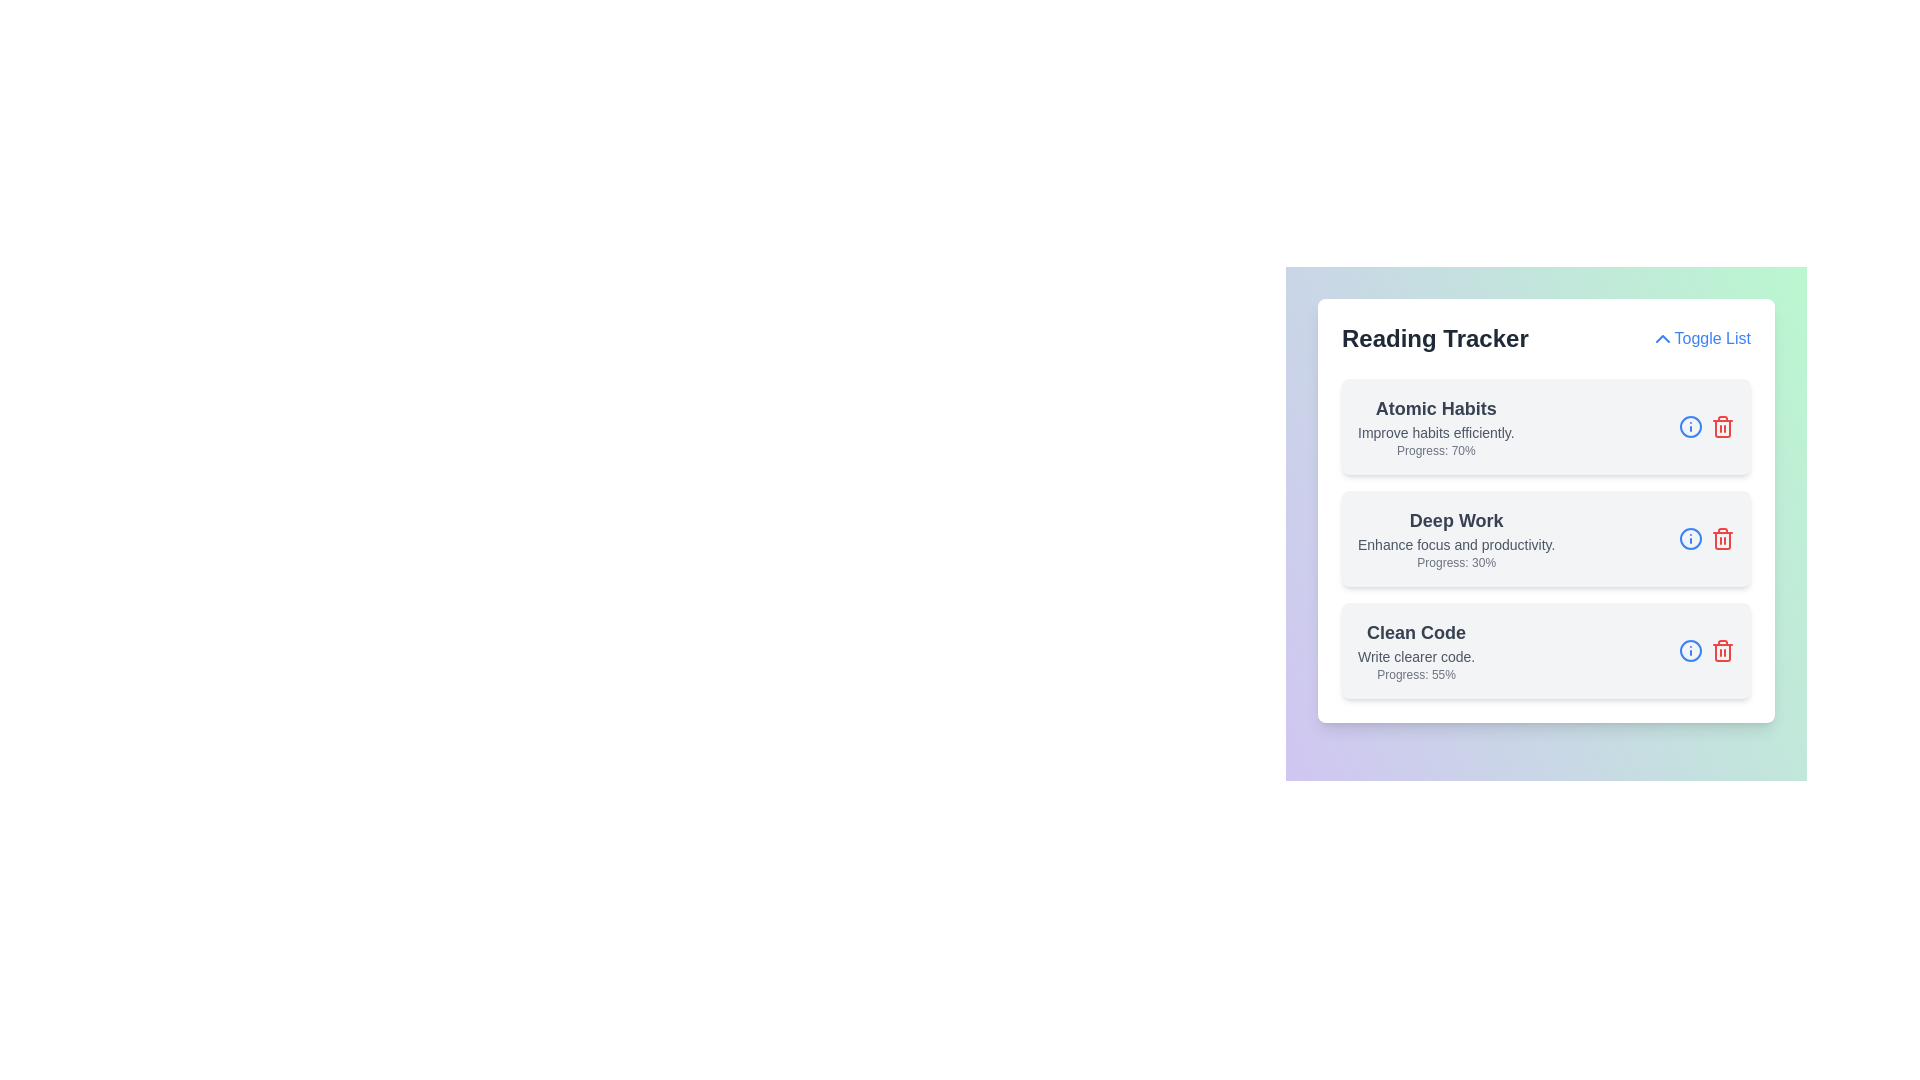 This screenshot has width=1920, height=1080. Describe the element at coordinates (1456, 544) in the screenshot. I see `the text label that provides supplementary information about the 'Deep Work' list item` at that location.